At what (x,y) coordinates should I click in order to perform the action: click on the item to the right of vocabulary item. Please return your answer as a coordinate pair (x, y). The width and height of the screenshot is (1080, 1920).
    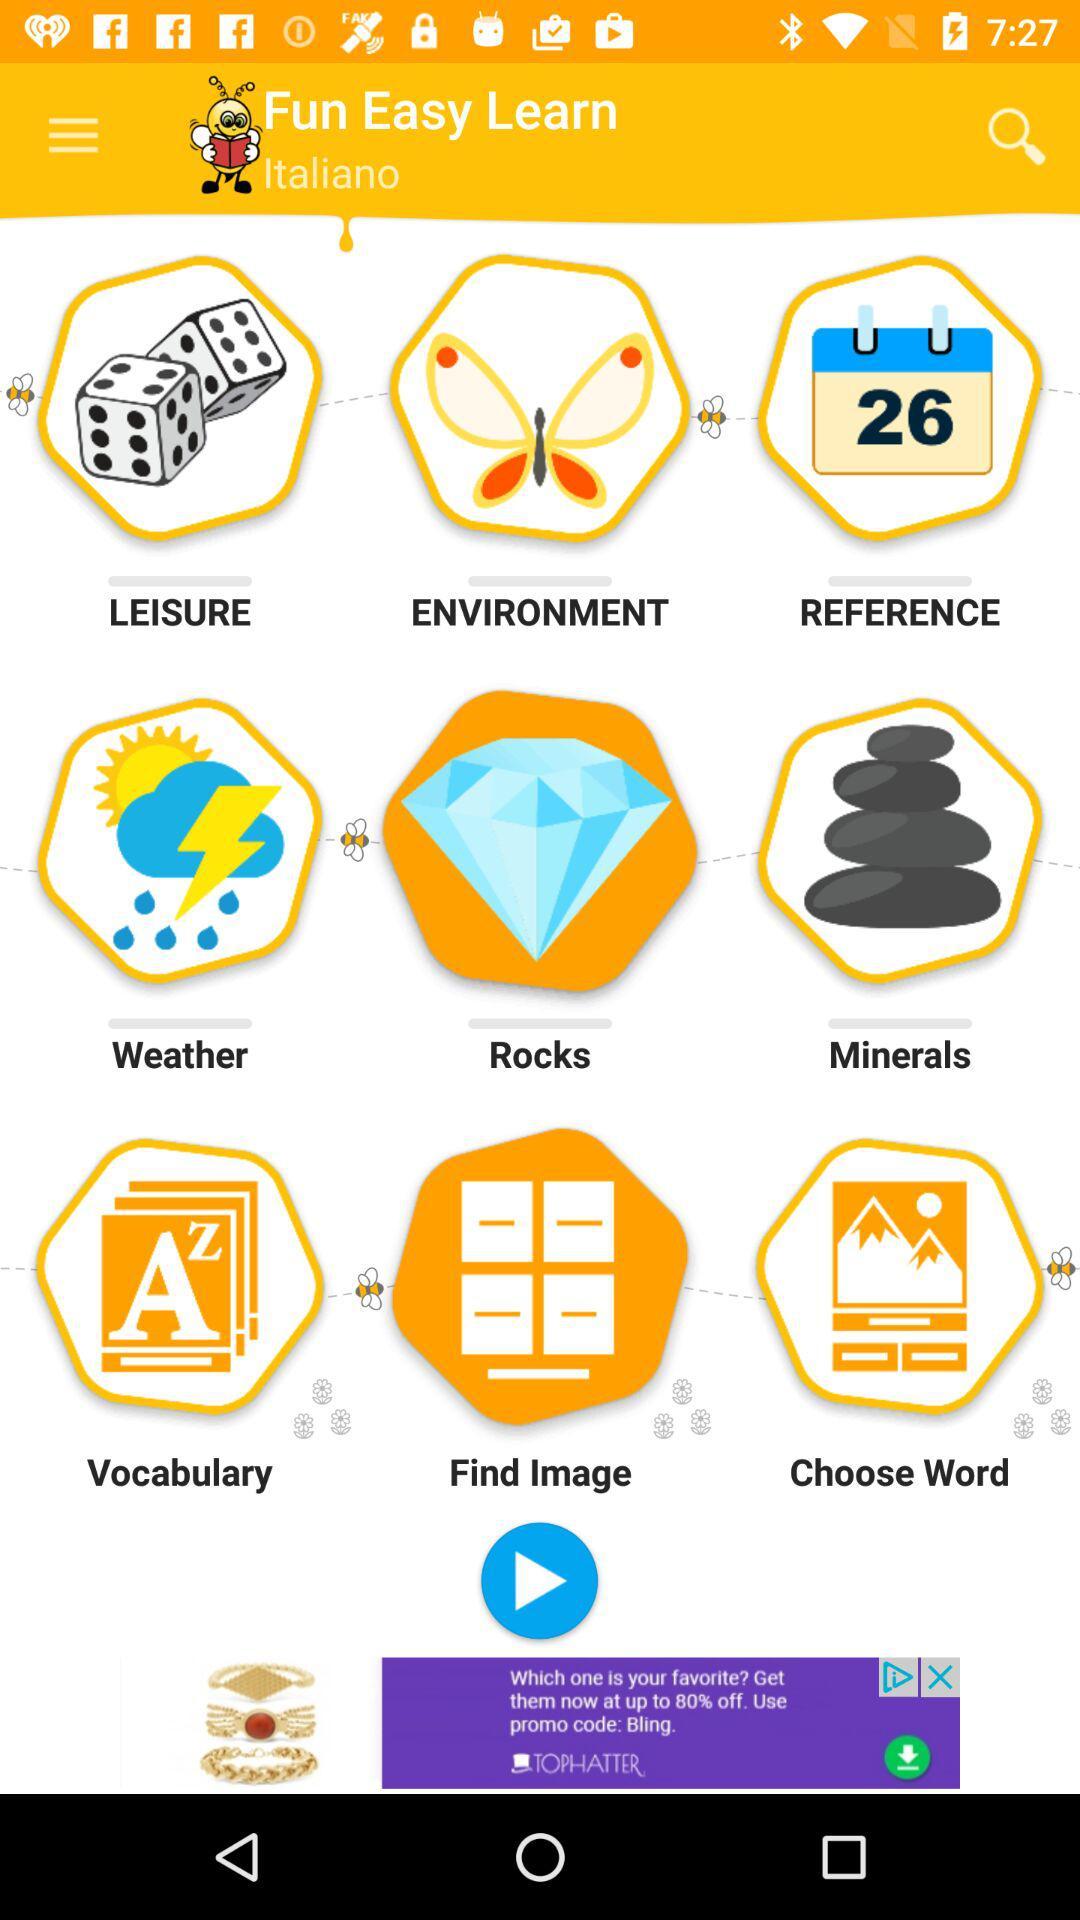
    Looking at the image, I should click on (538, 1582).